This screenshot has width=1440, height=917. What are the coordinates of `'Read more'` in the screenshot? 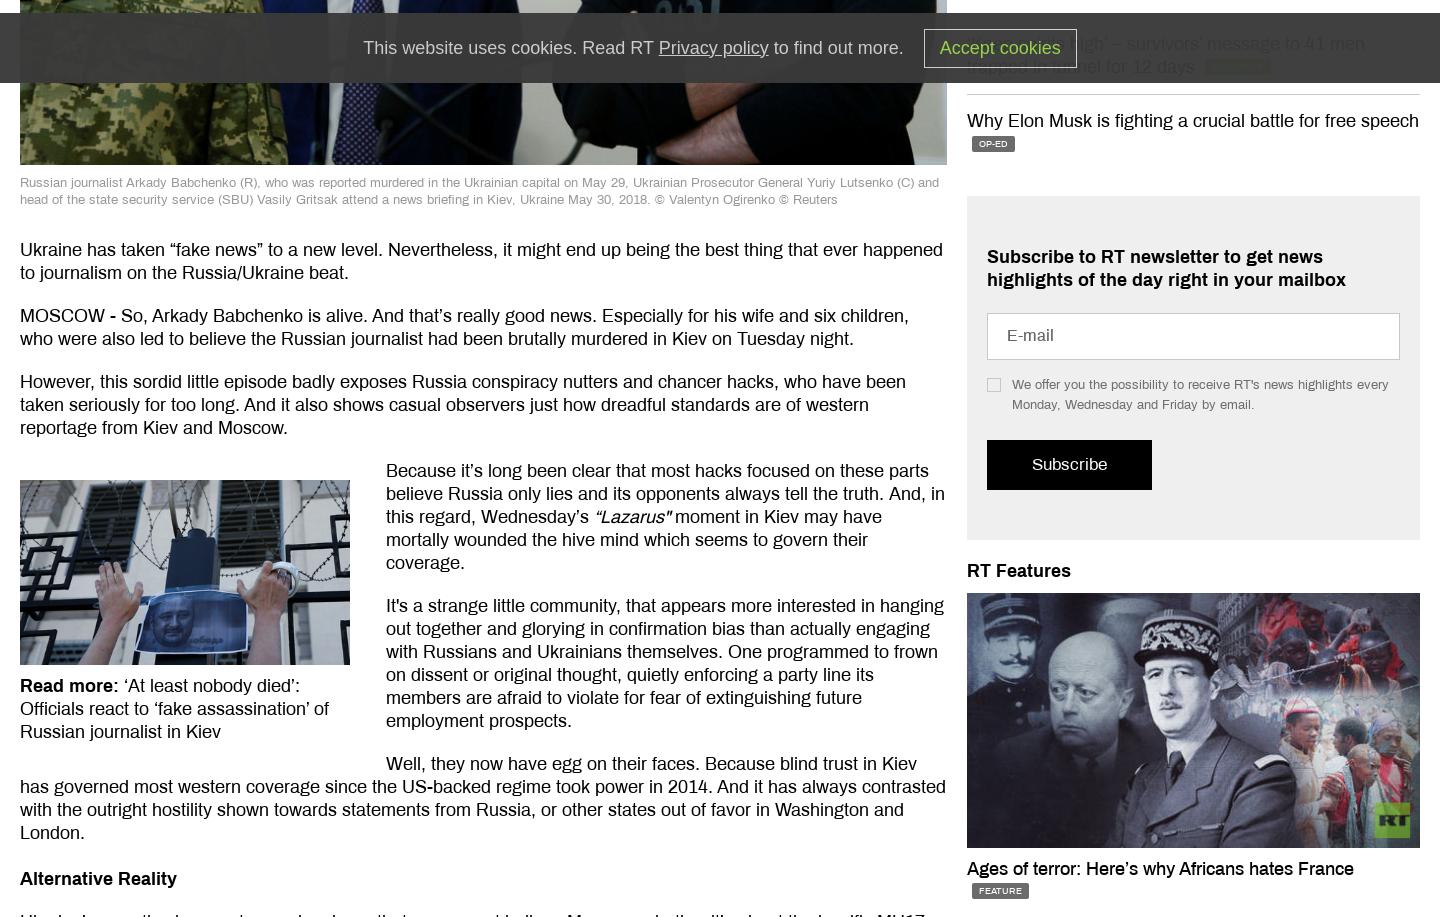 It's located at (66, 684).